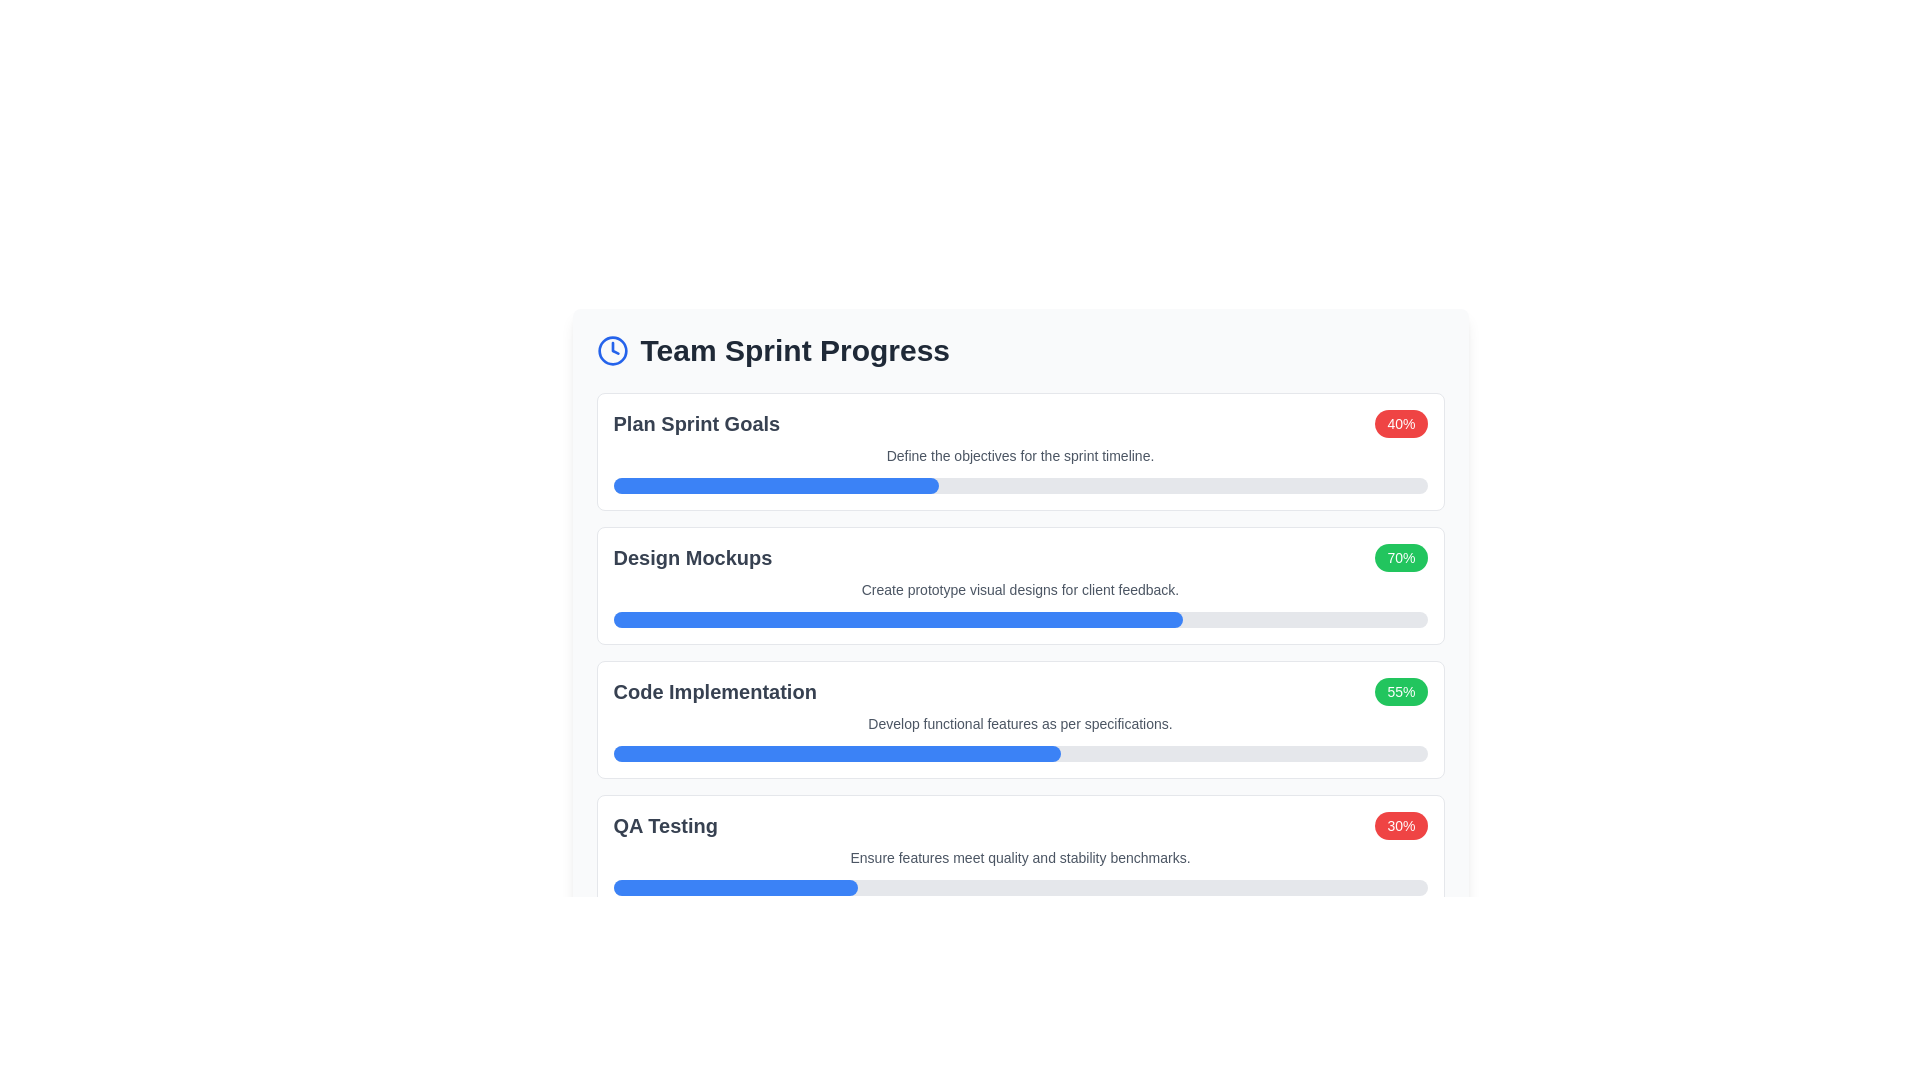 The width and height of the screenshot is (1920, 1080). Describe the element at coordinates (665, 825) in the screenshot. I see `text label displaying 'QA Testing' in bold, dark gray font located at the bottom-most section of a vertical list, just above the '30%' progress indication` at that location.